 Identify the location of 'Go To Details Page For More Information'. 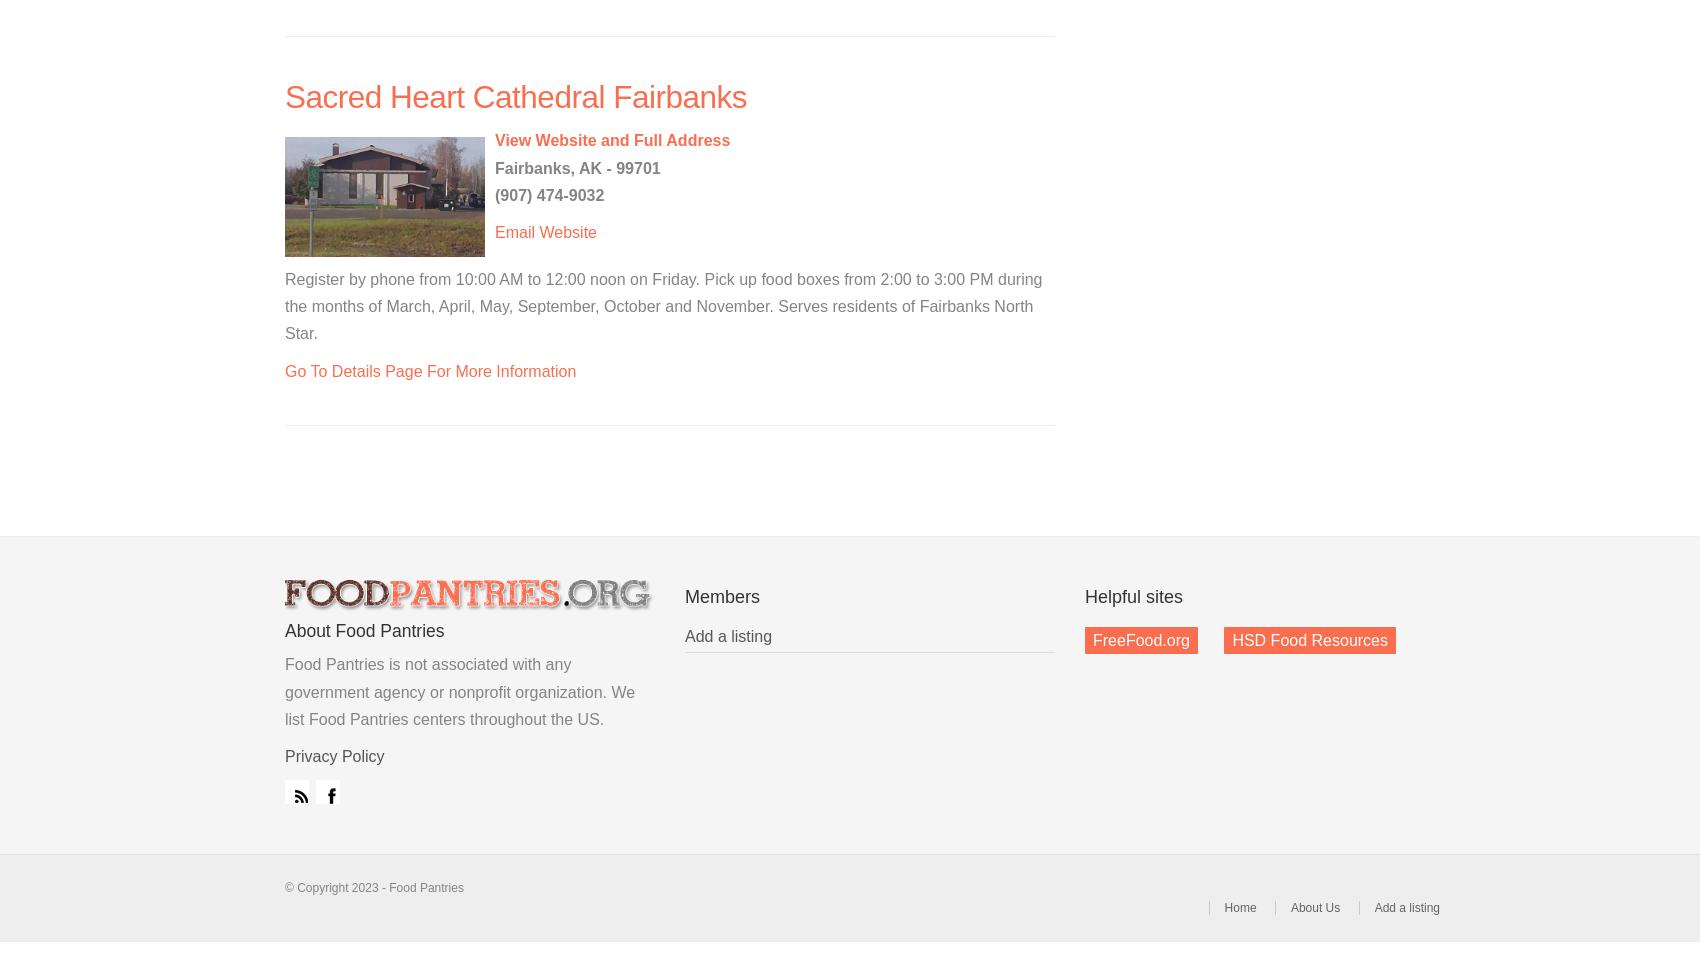
(430, 370).